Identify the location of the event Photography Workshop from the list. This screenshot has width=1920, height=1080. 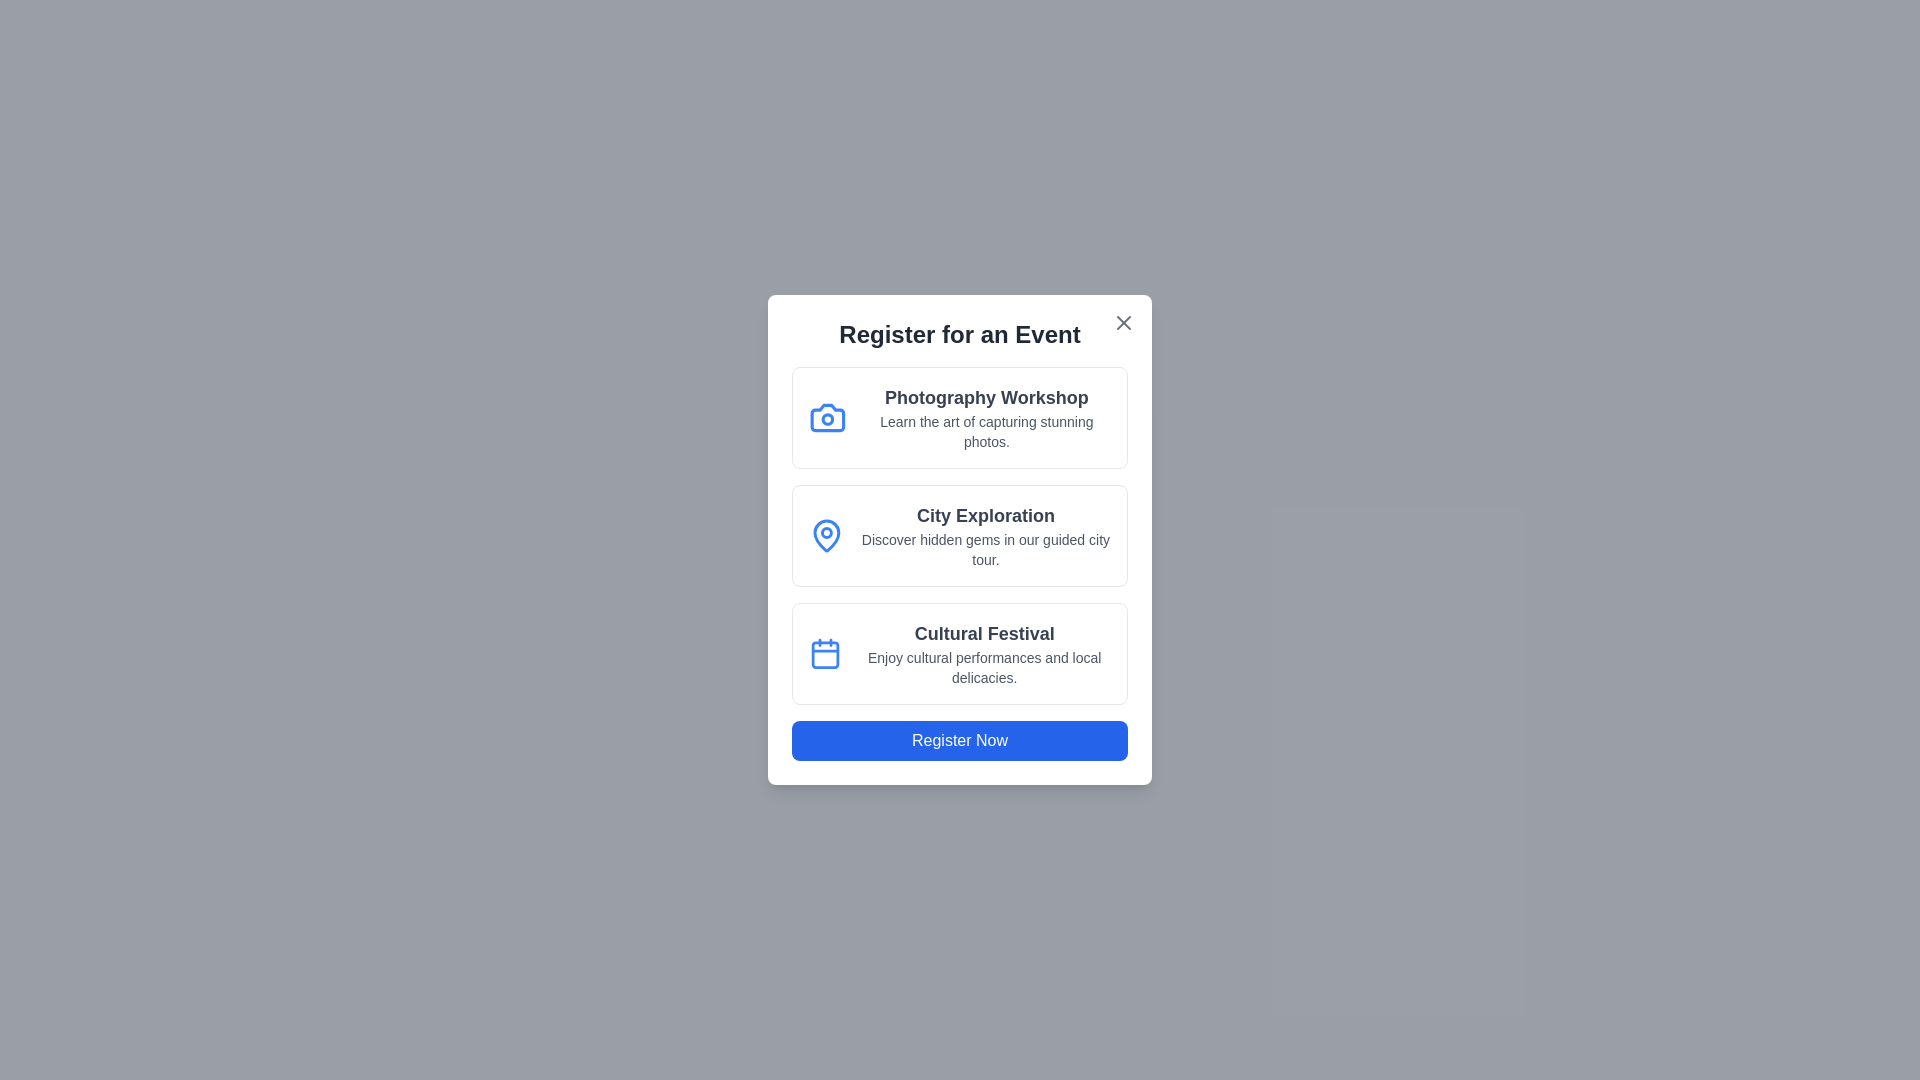
(960, 416).